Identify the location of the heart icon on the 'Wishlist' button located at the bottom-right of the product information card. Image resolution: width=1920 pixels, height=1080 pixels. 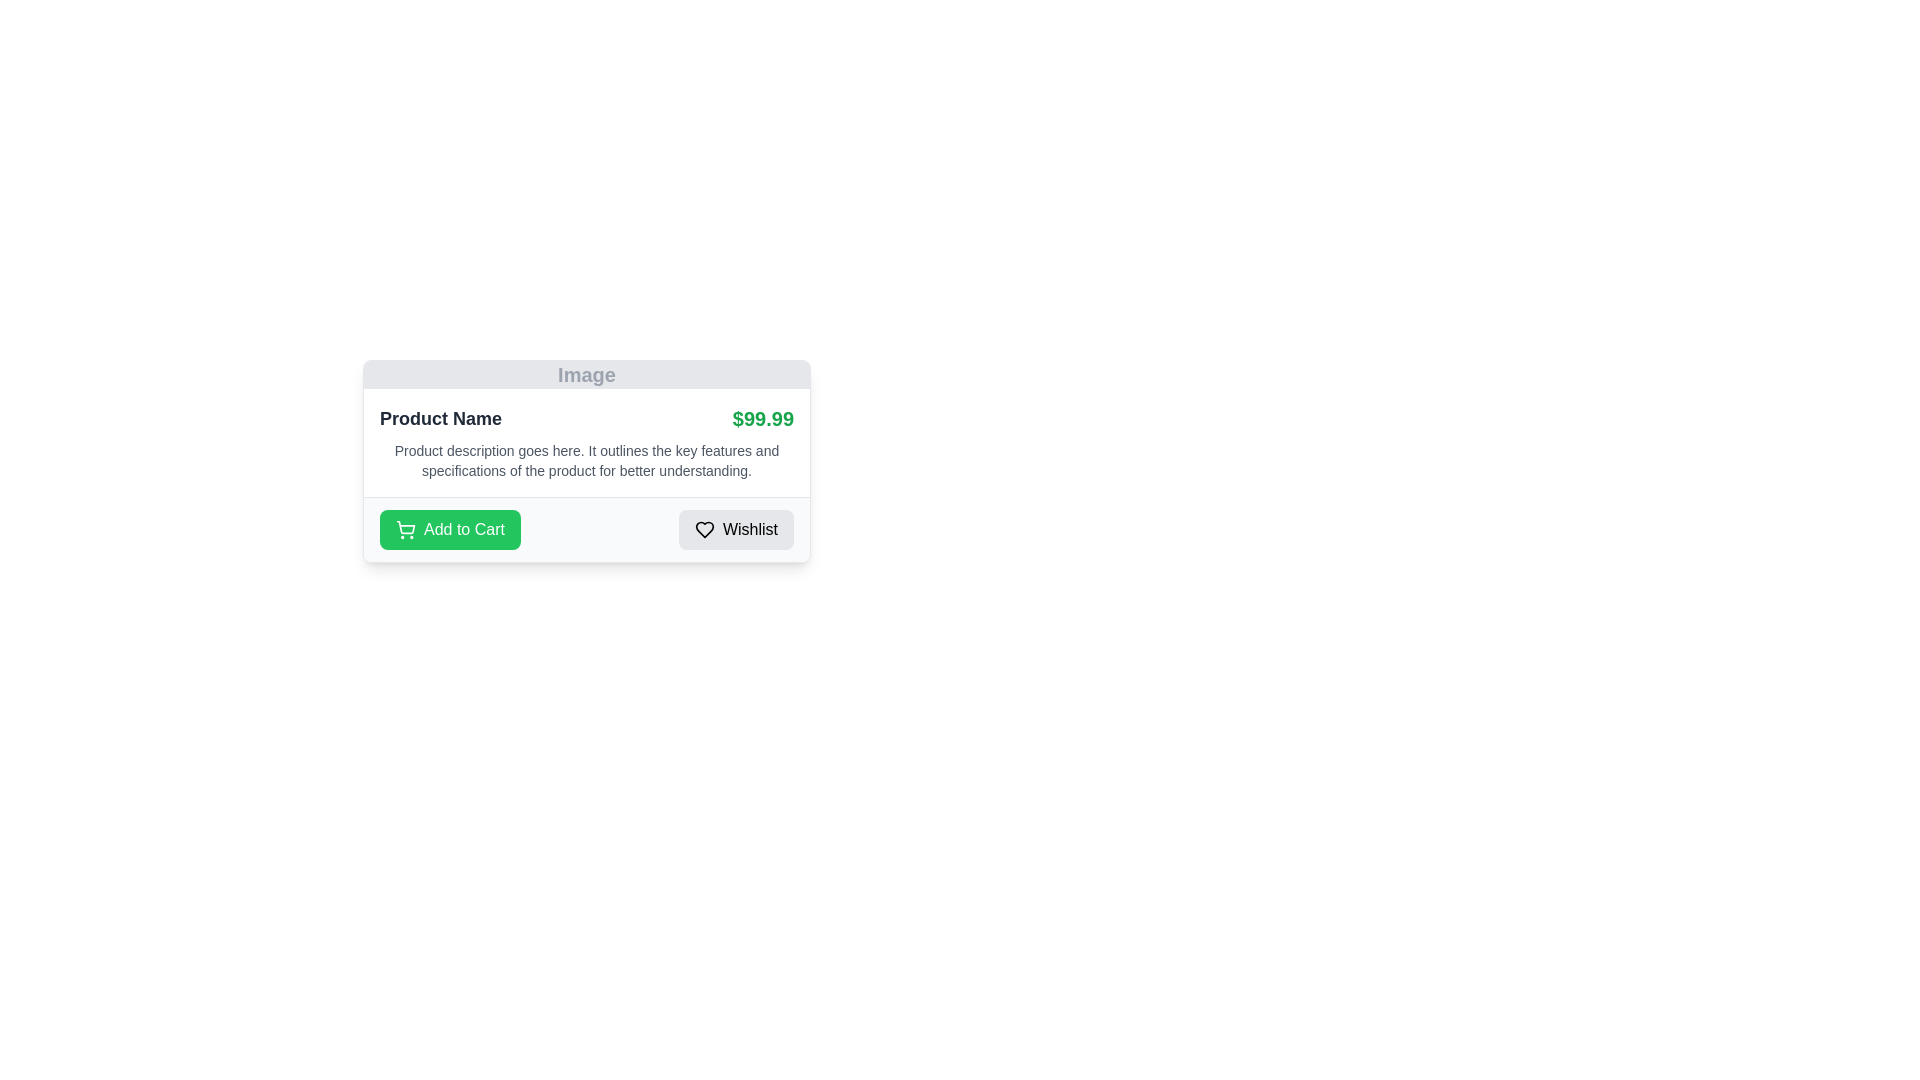
(704, 528).